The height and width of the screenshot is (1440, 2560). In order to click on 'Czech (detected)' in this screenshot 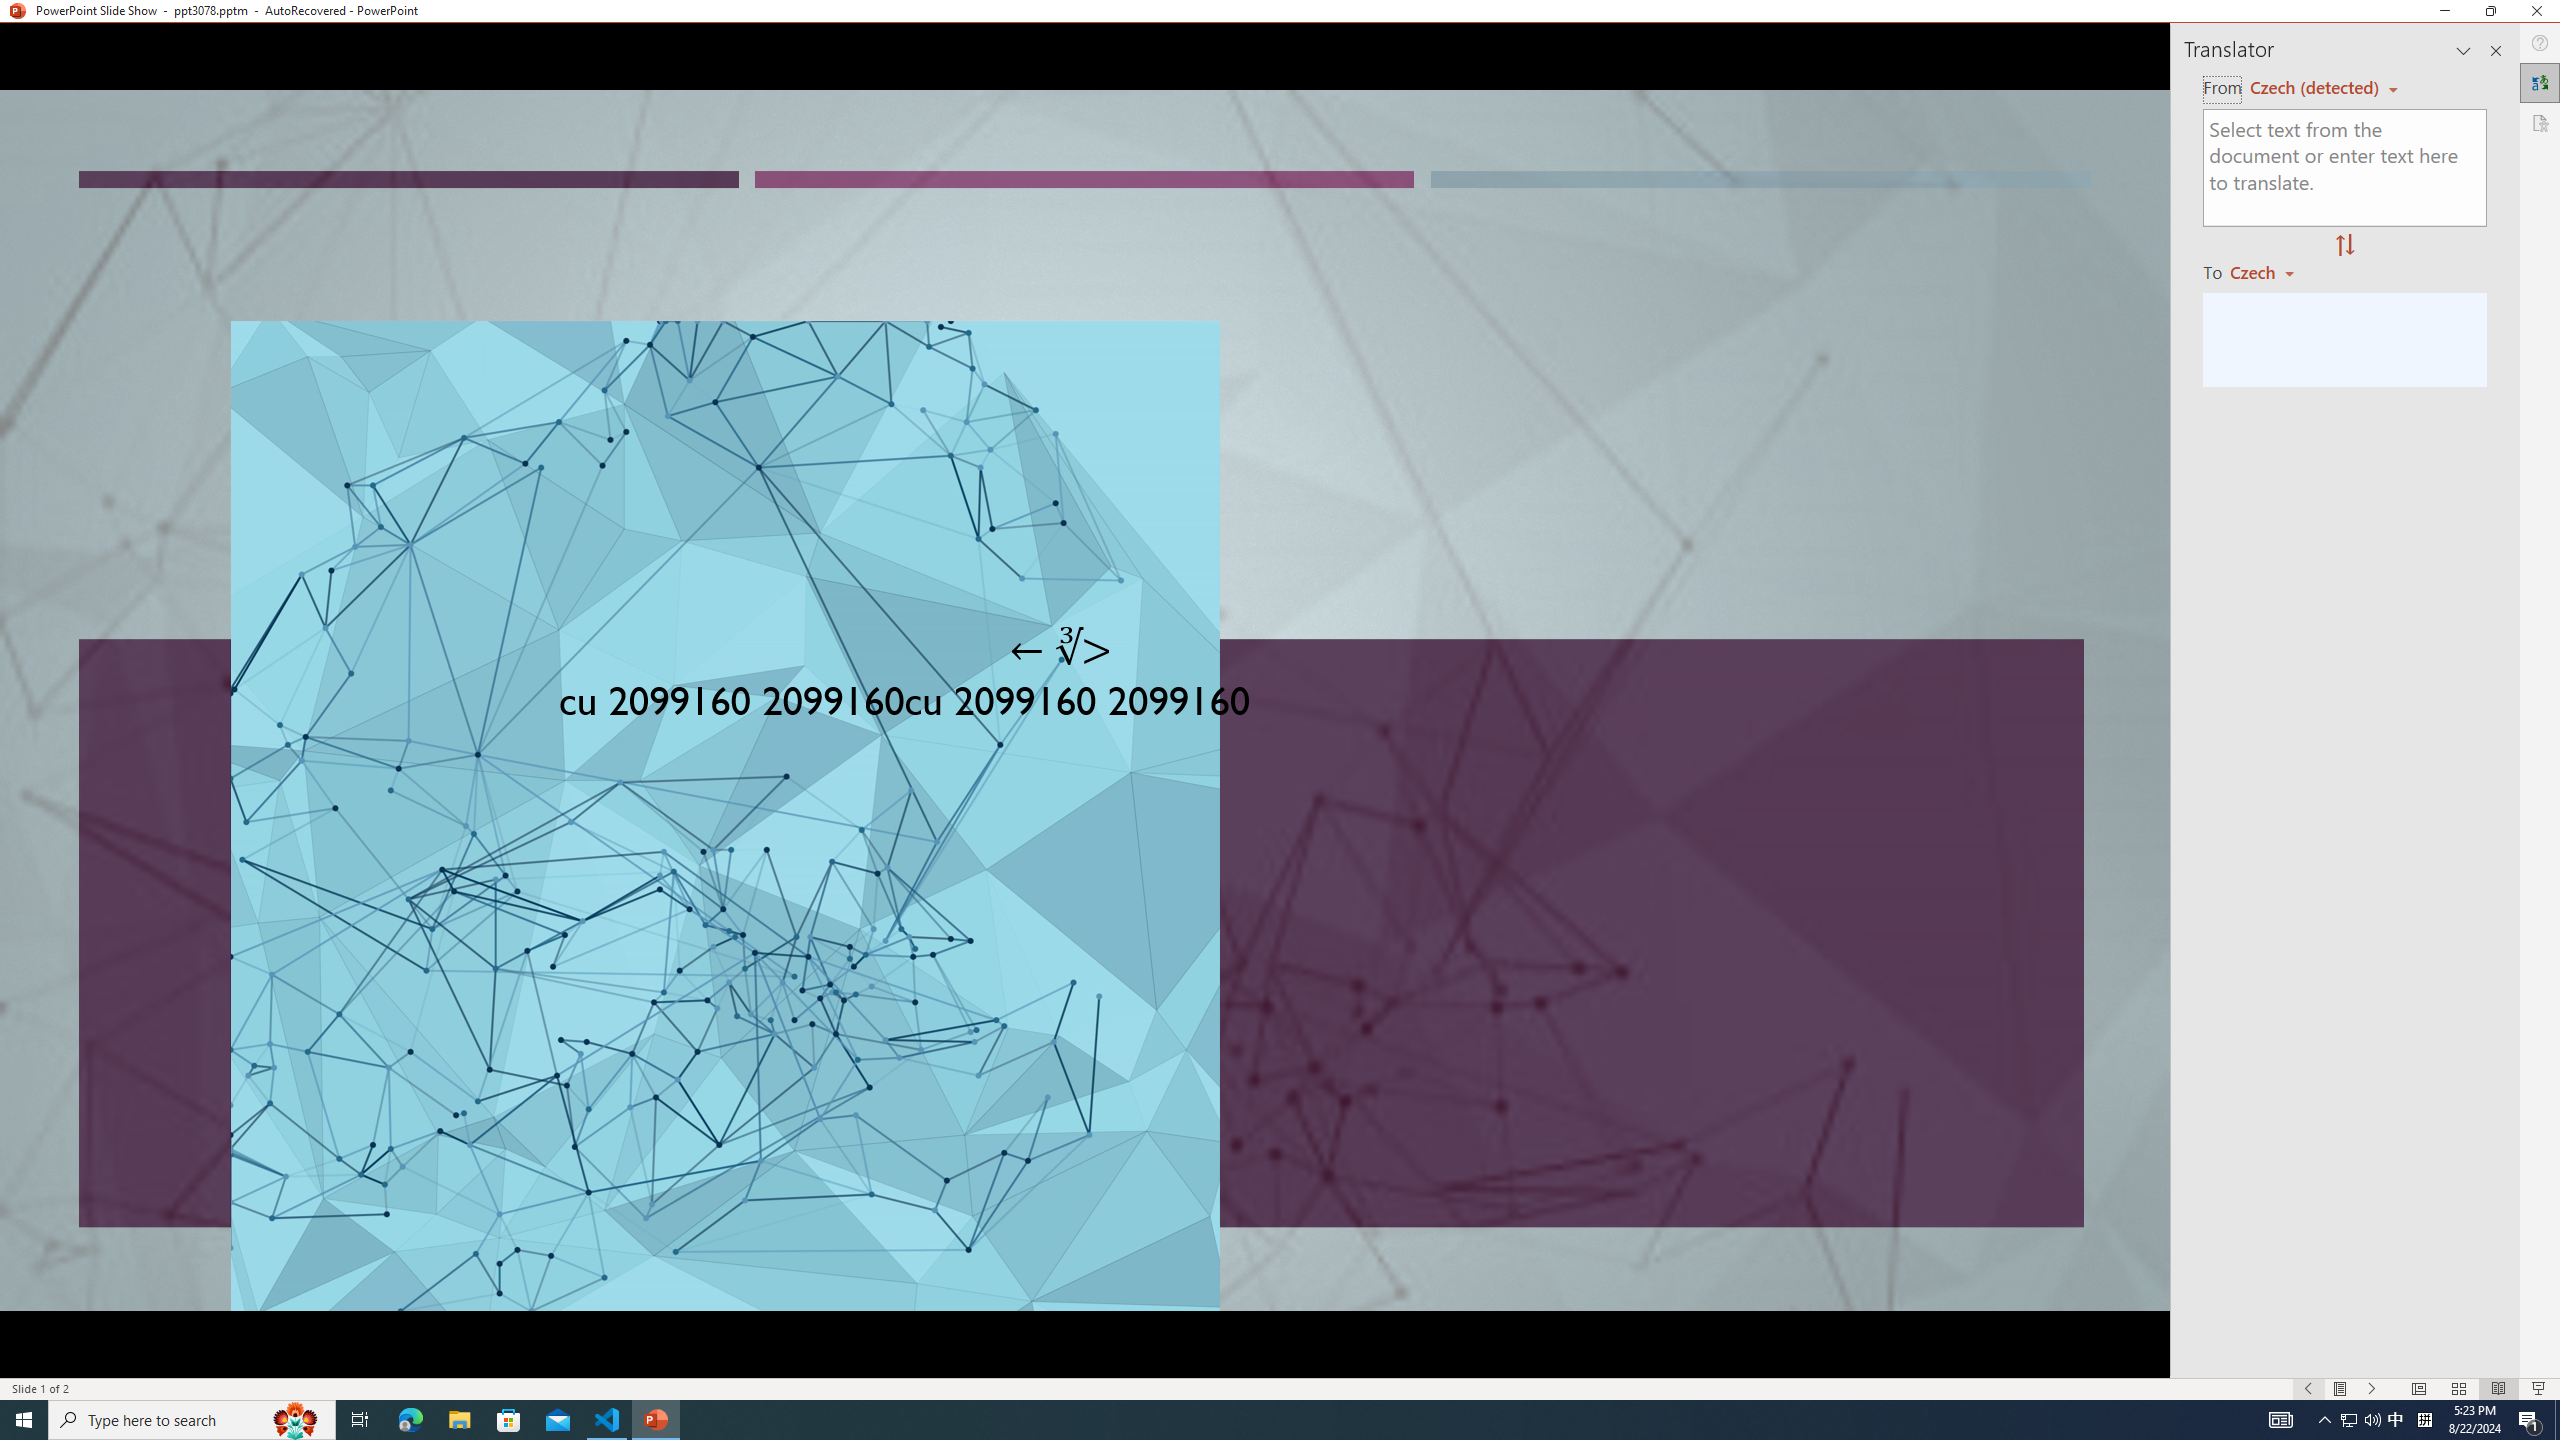, I will do `click(2315, 88)`.